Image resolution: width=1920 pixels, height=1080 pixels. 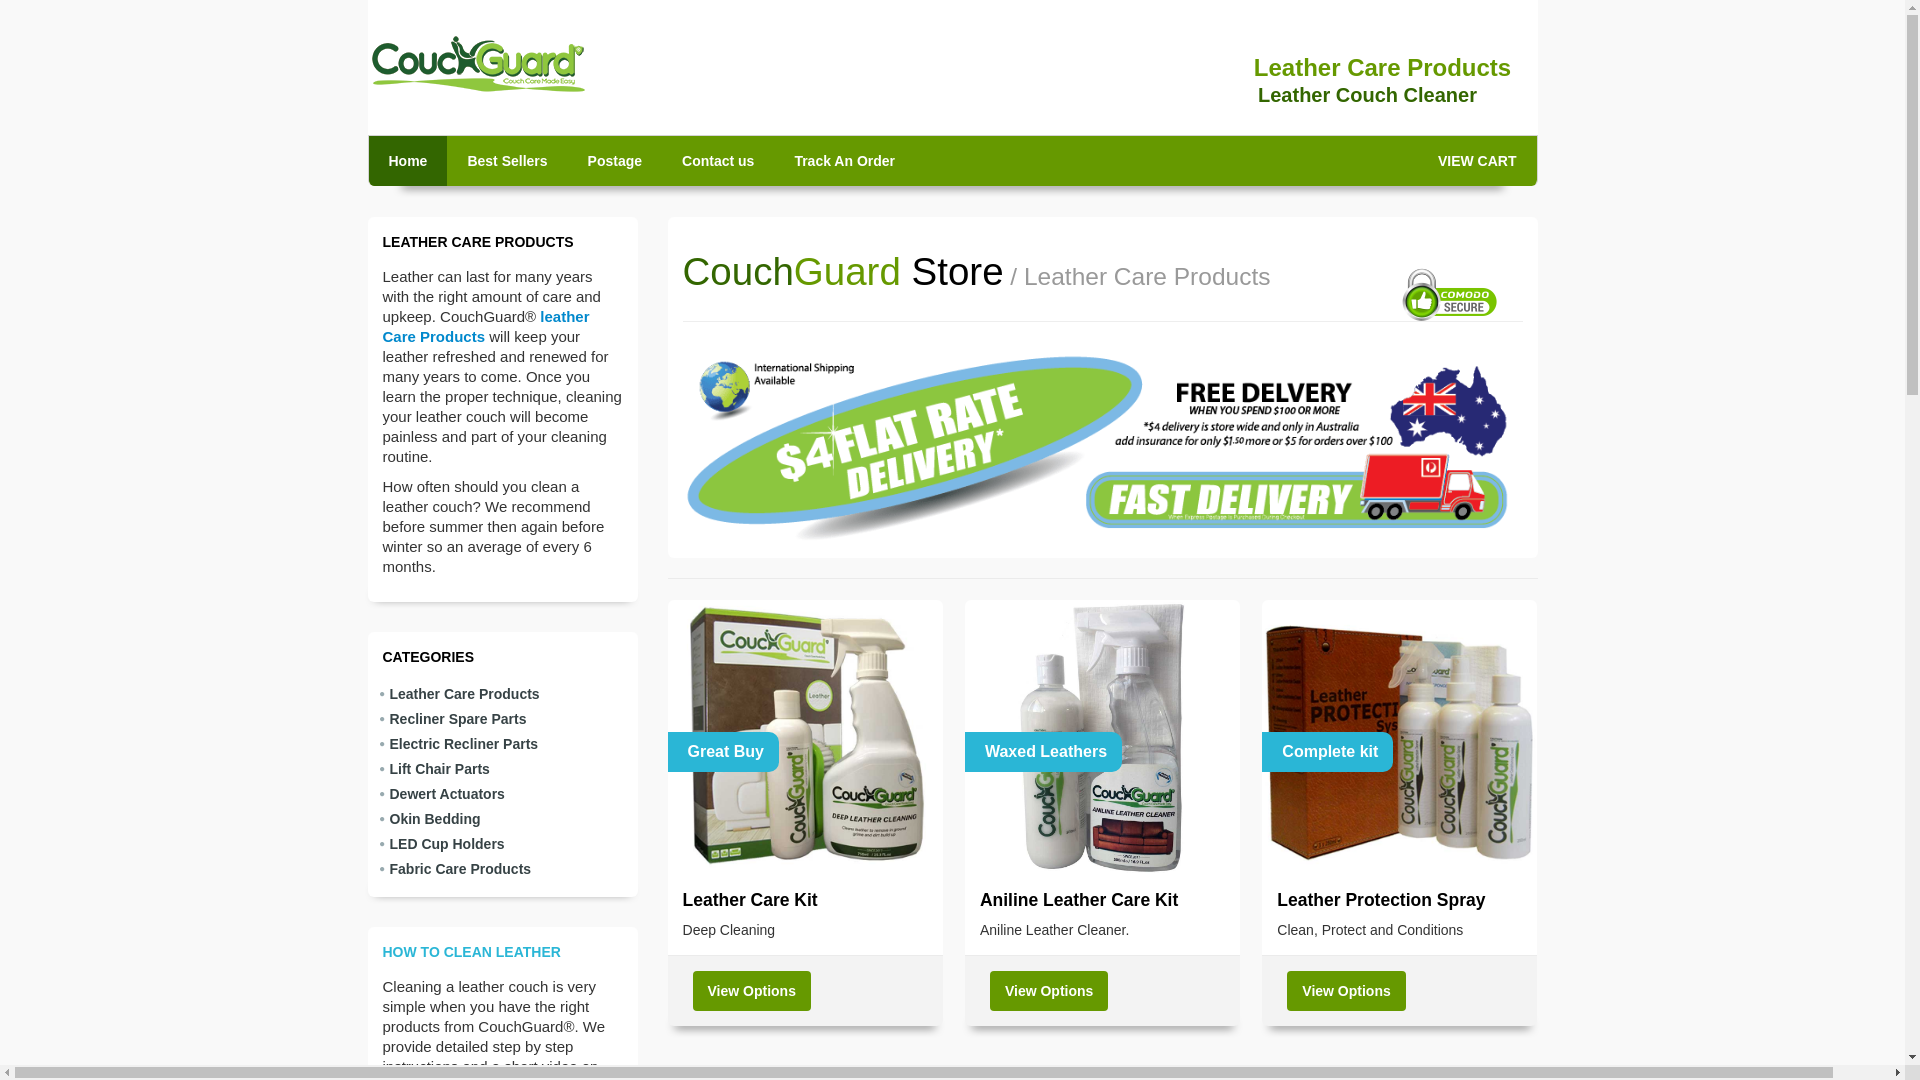 I want to click on 'Great Buy', so click(x=805, y=737).